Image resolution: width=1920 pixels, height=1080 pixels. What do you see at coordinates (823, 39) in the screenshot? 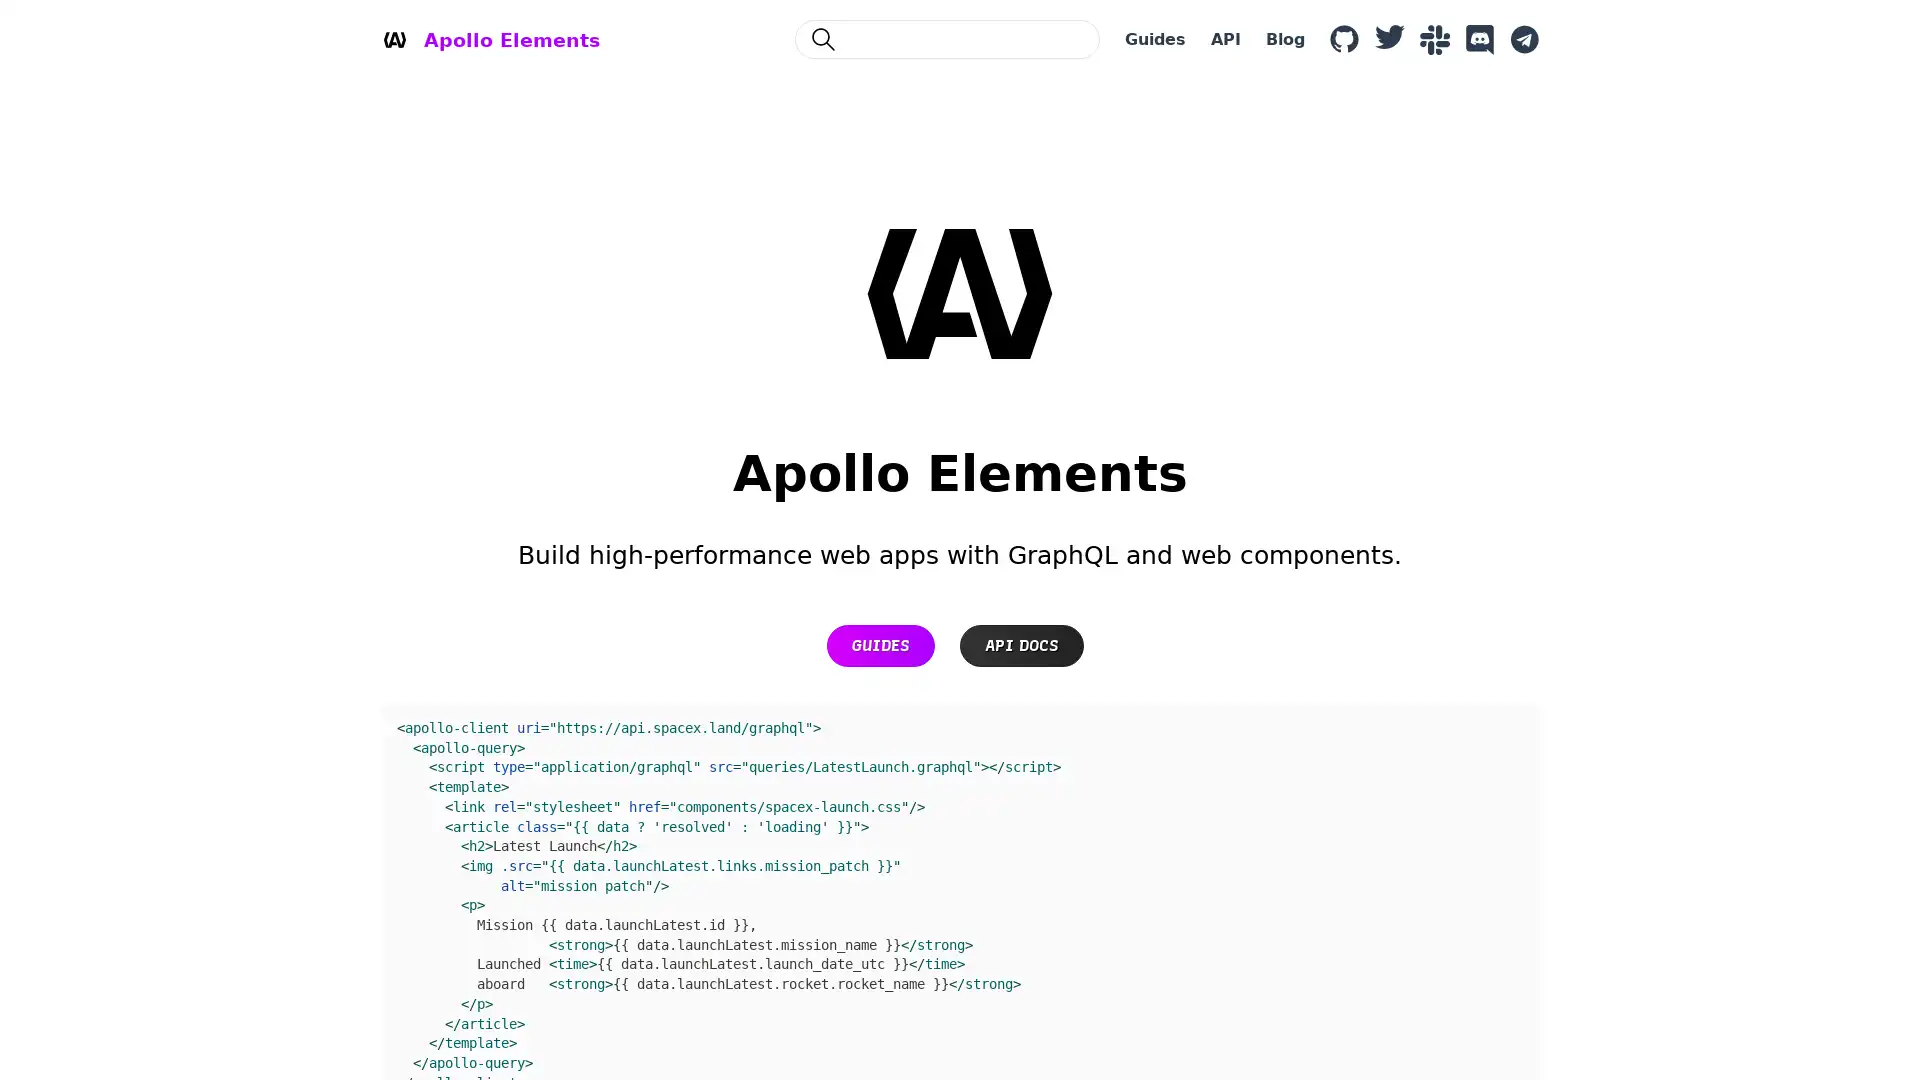
I see `Search` at bounding box center [823, 39].